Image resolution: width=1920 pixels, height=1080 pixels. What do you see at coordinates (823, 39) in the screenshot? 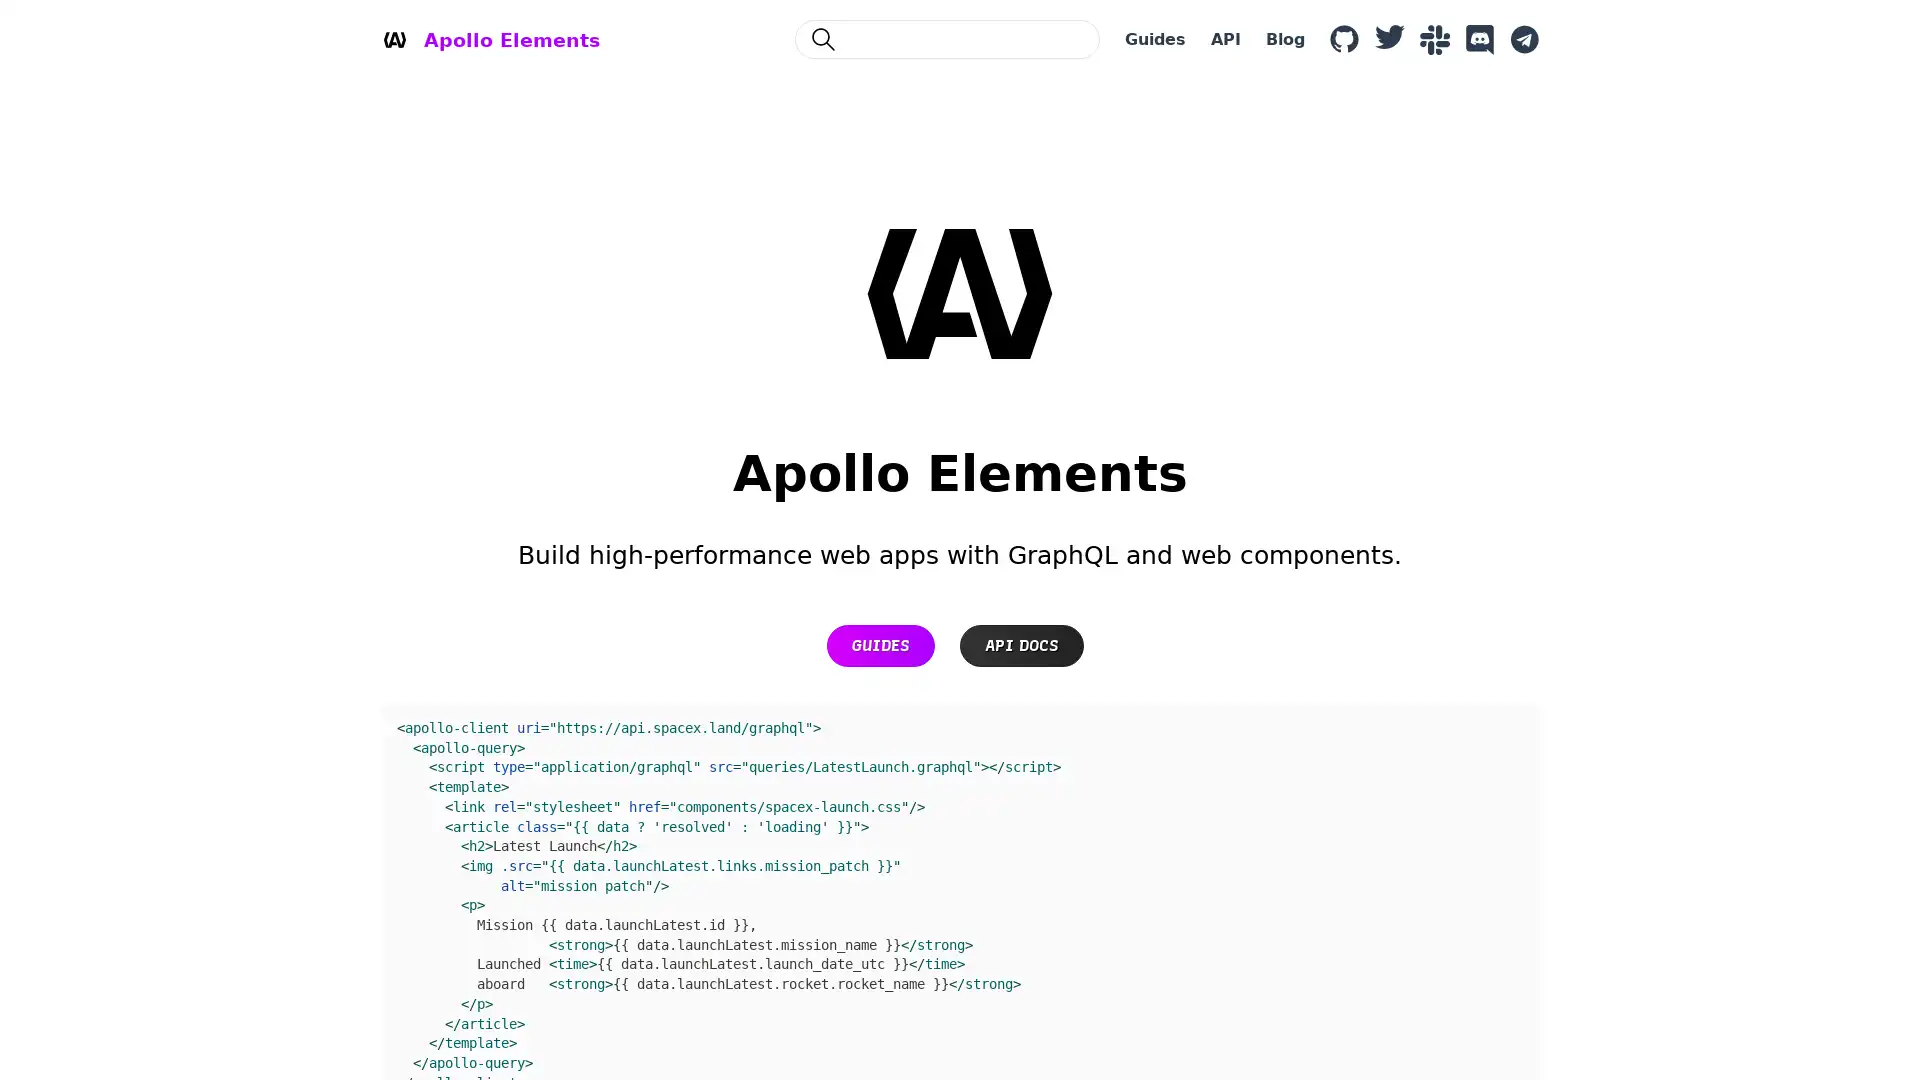
I see `Search` at bounding box center [823, 39].